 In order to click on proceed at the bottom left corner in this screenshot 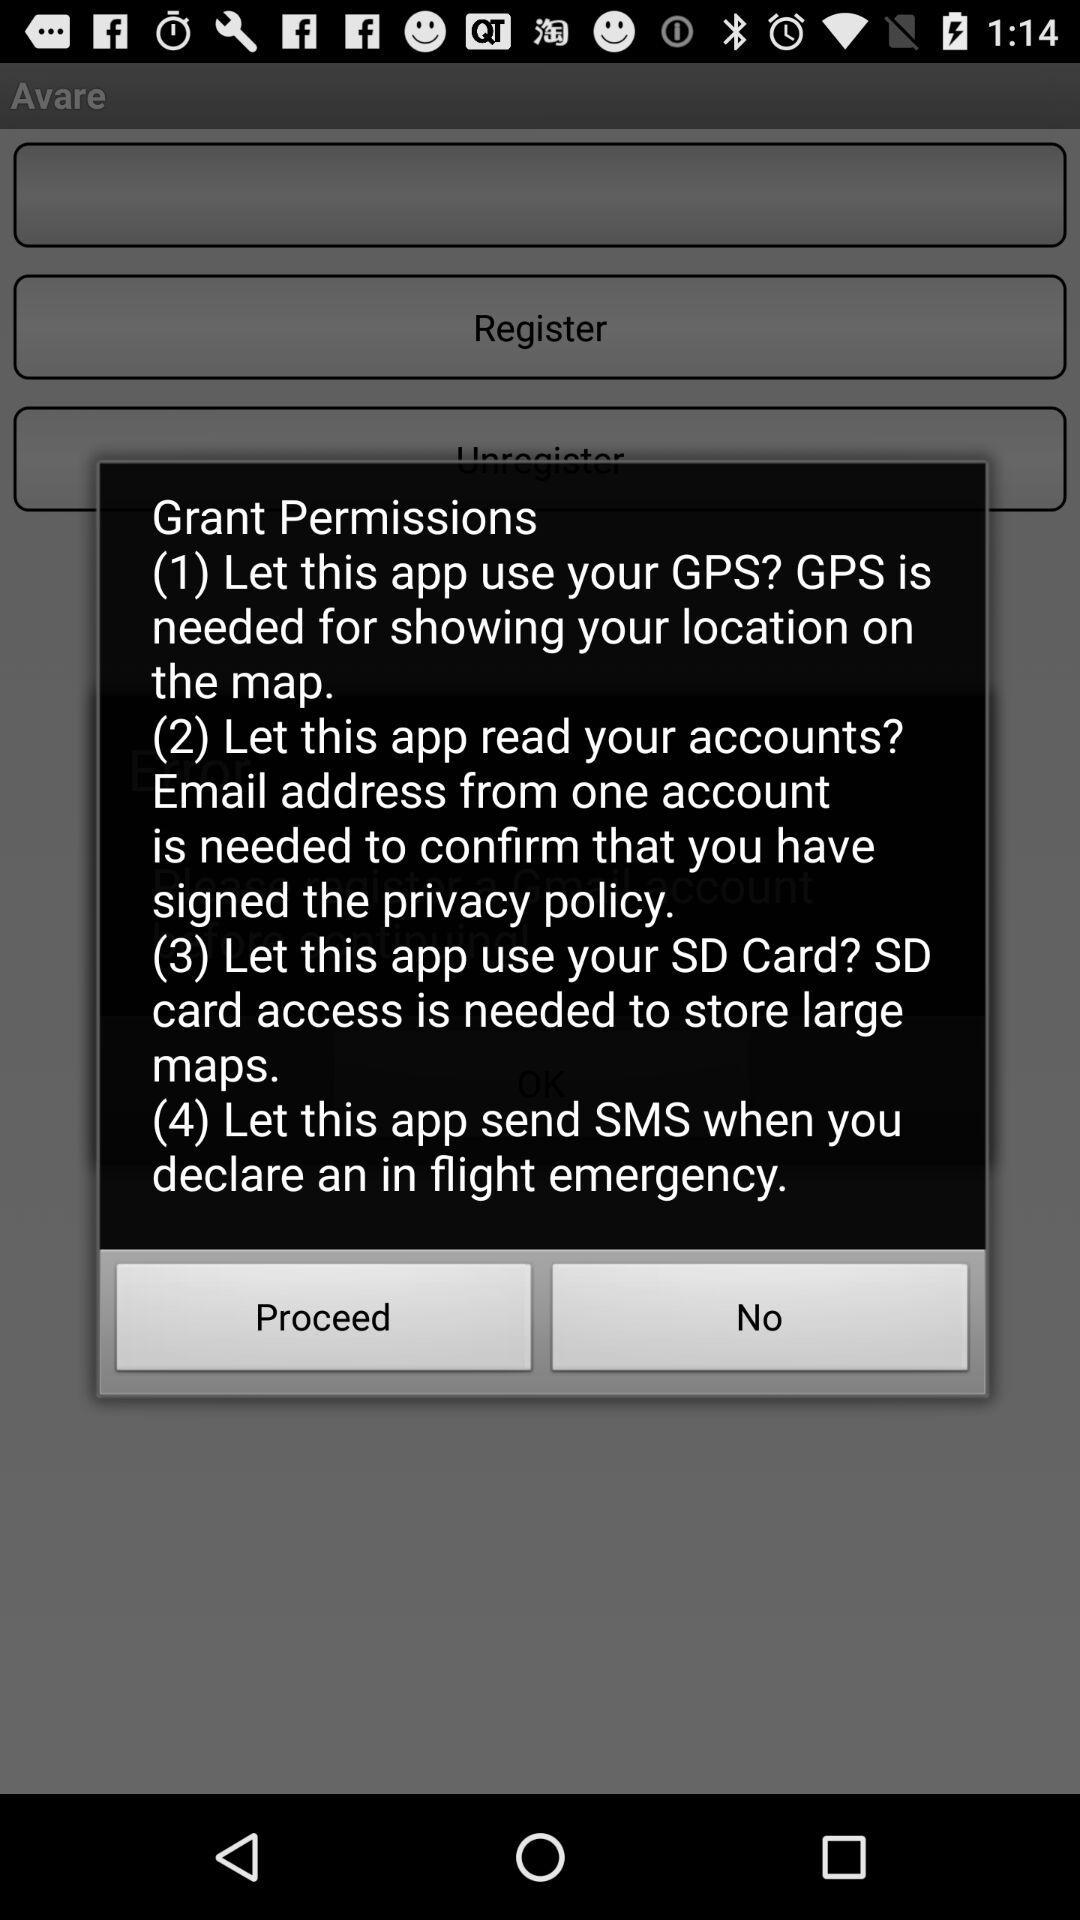, I will do `click(323, 1323)`.